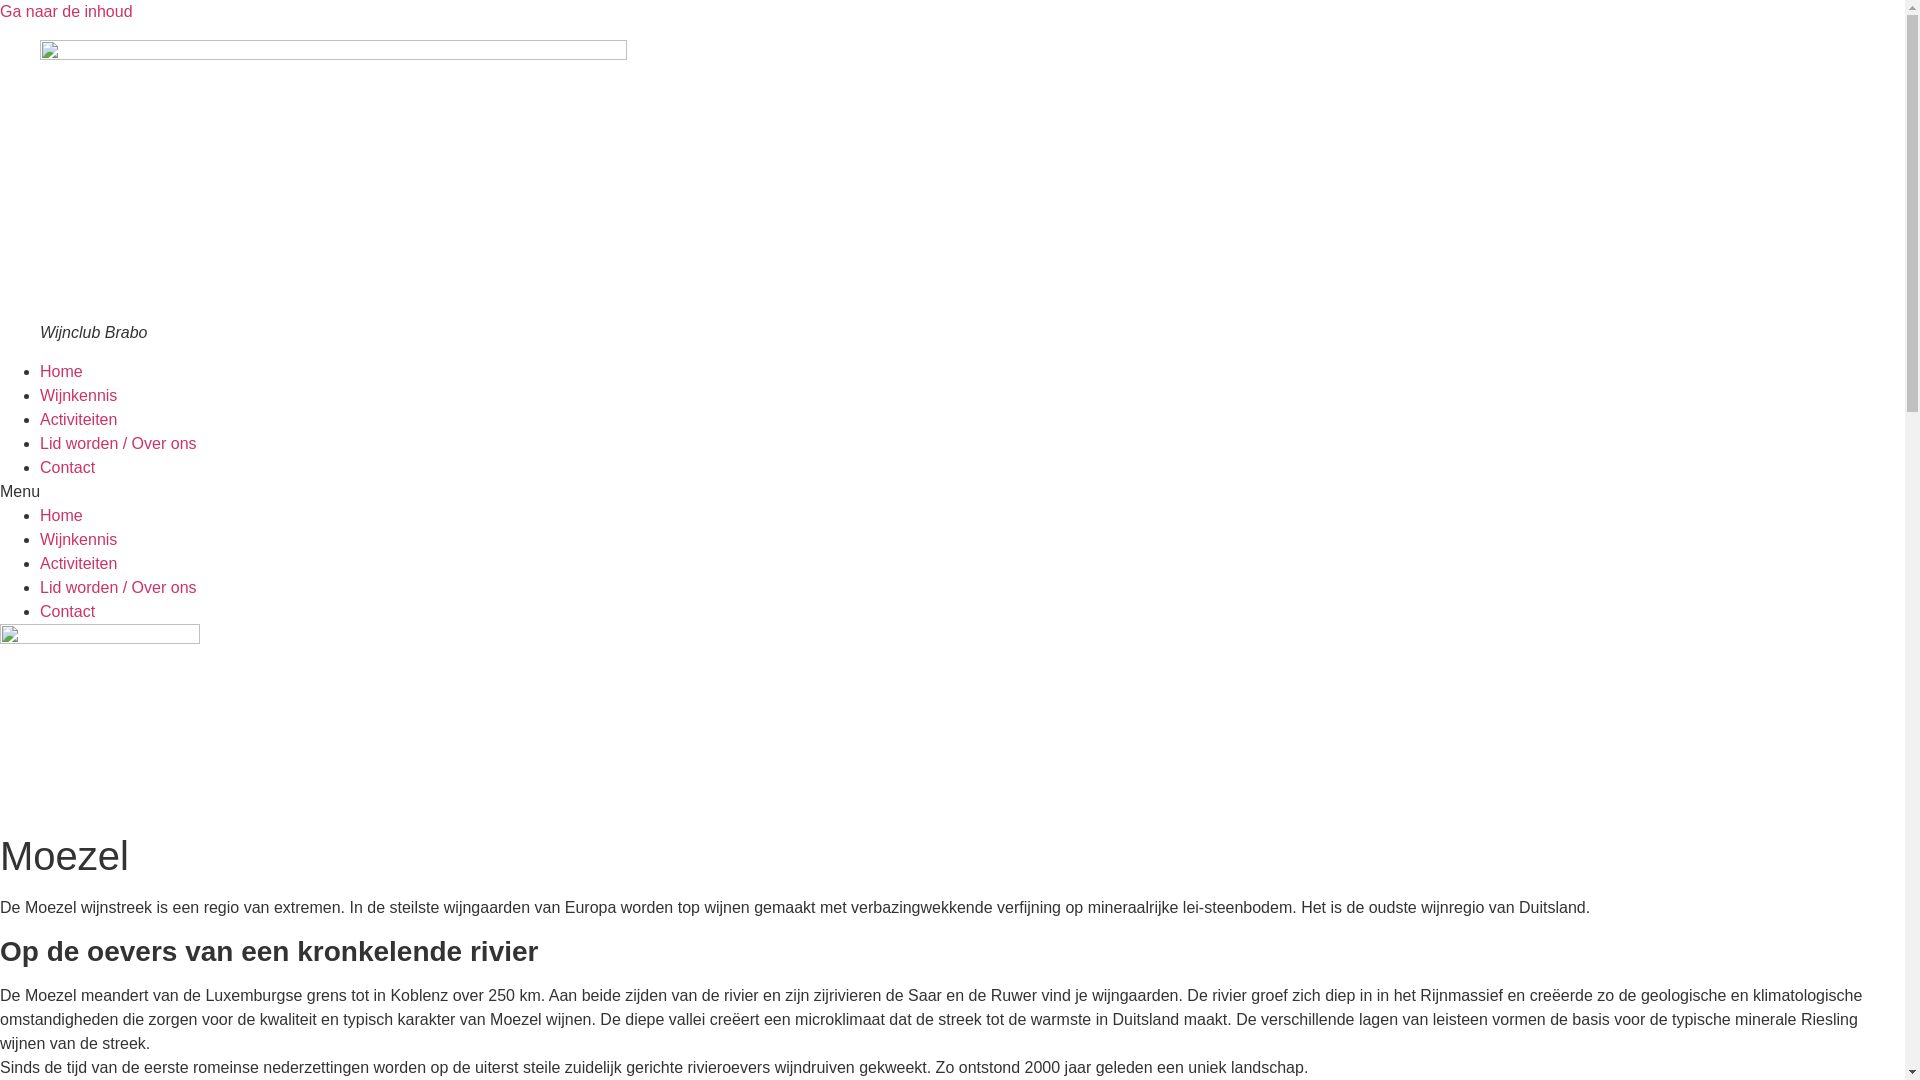  I want to click on 'Lid worden / Over ons', so click(117, 586).